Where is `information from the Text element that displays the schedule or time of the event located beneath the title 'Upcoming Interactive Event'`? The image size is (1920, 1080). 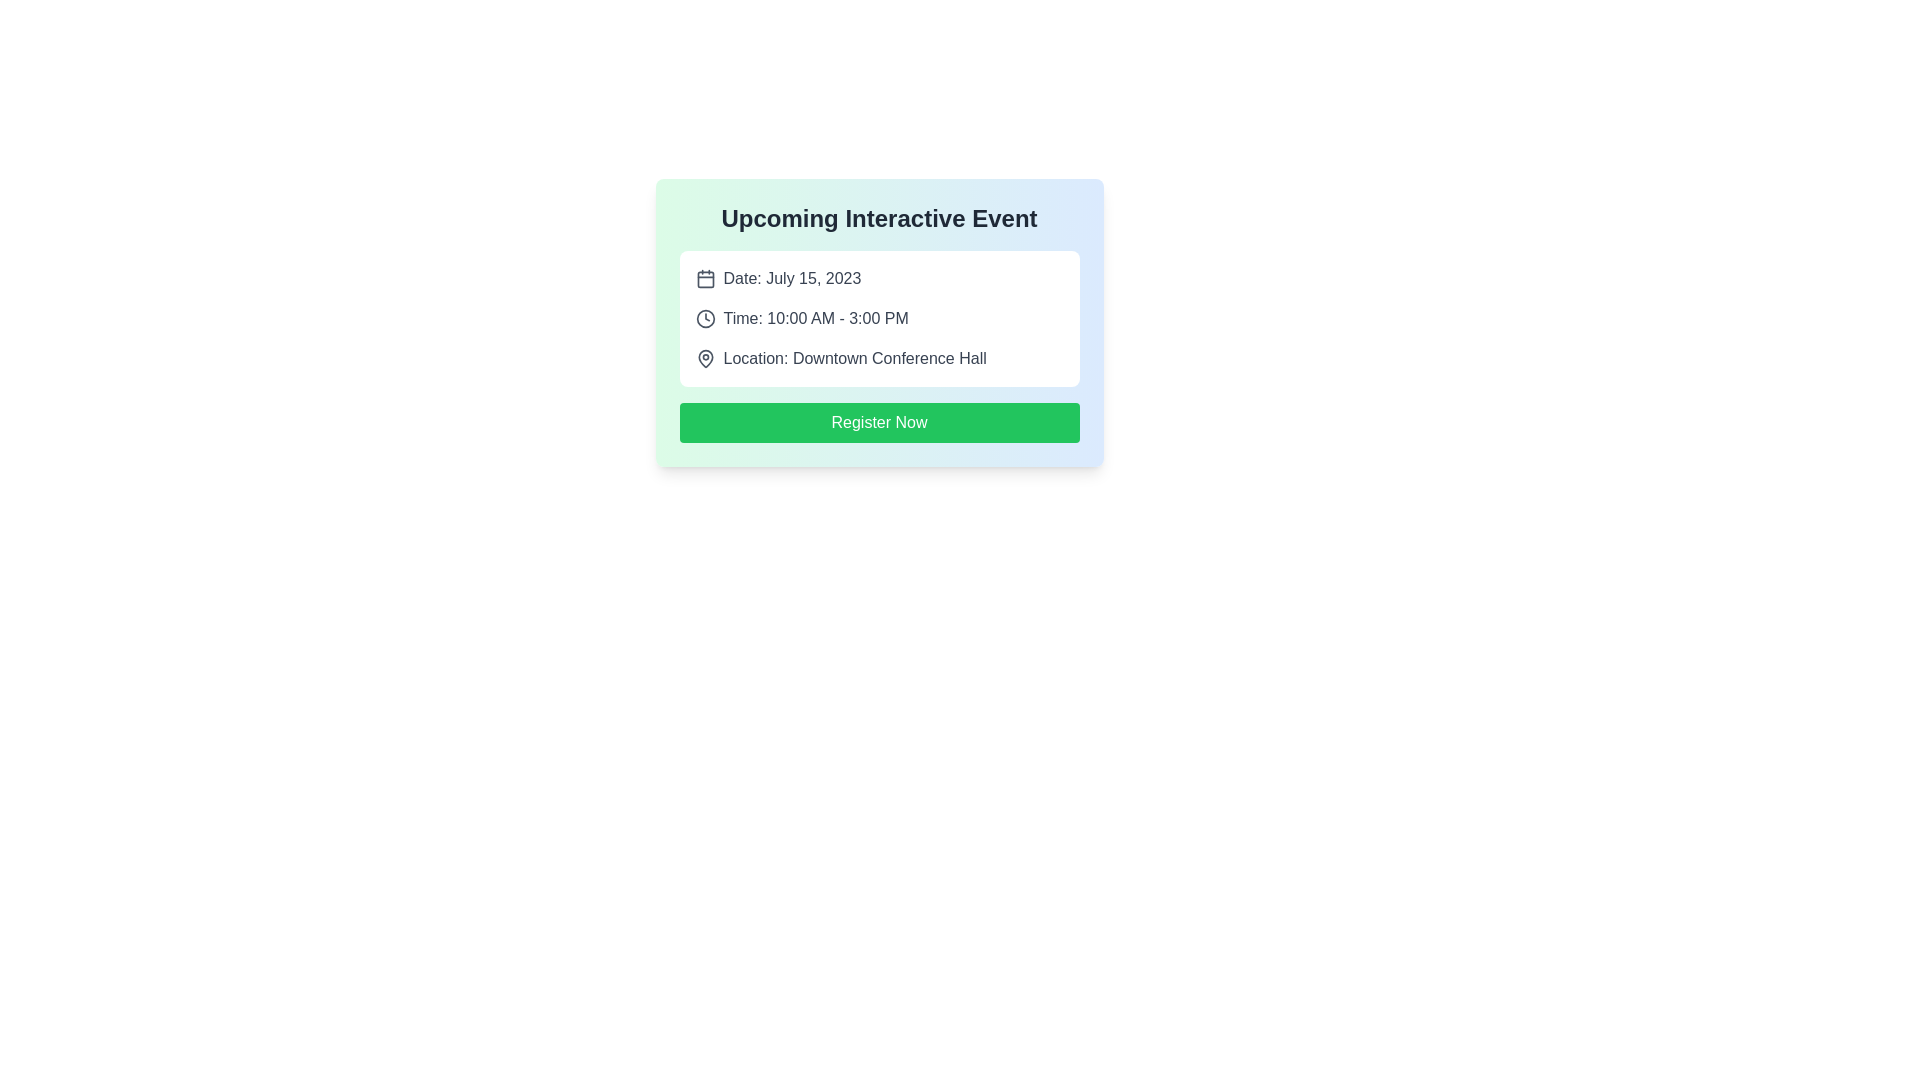
information from the Text element that displays the schedule or time of the event located beneath the title 'Upcoming Interactive Event' is located at coordinates (816, 318).